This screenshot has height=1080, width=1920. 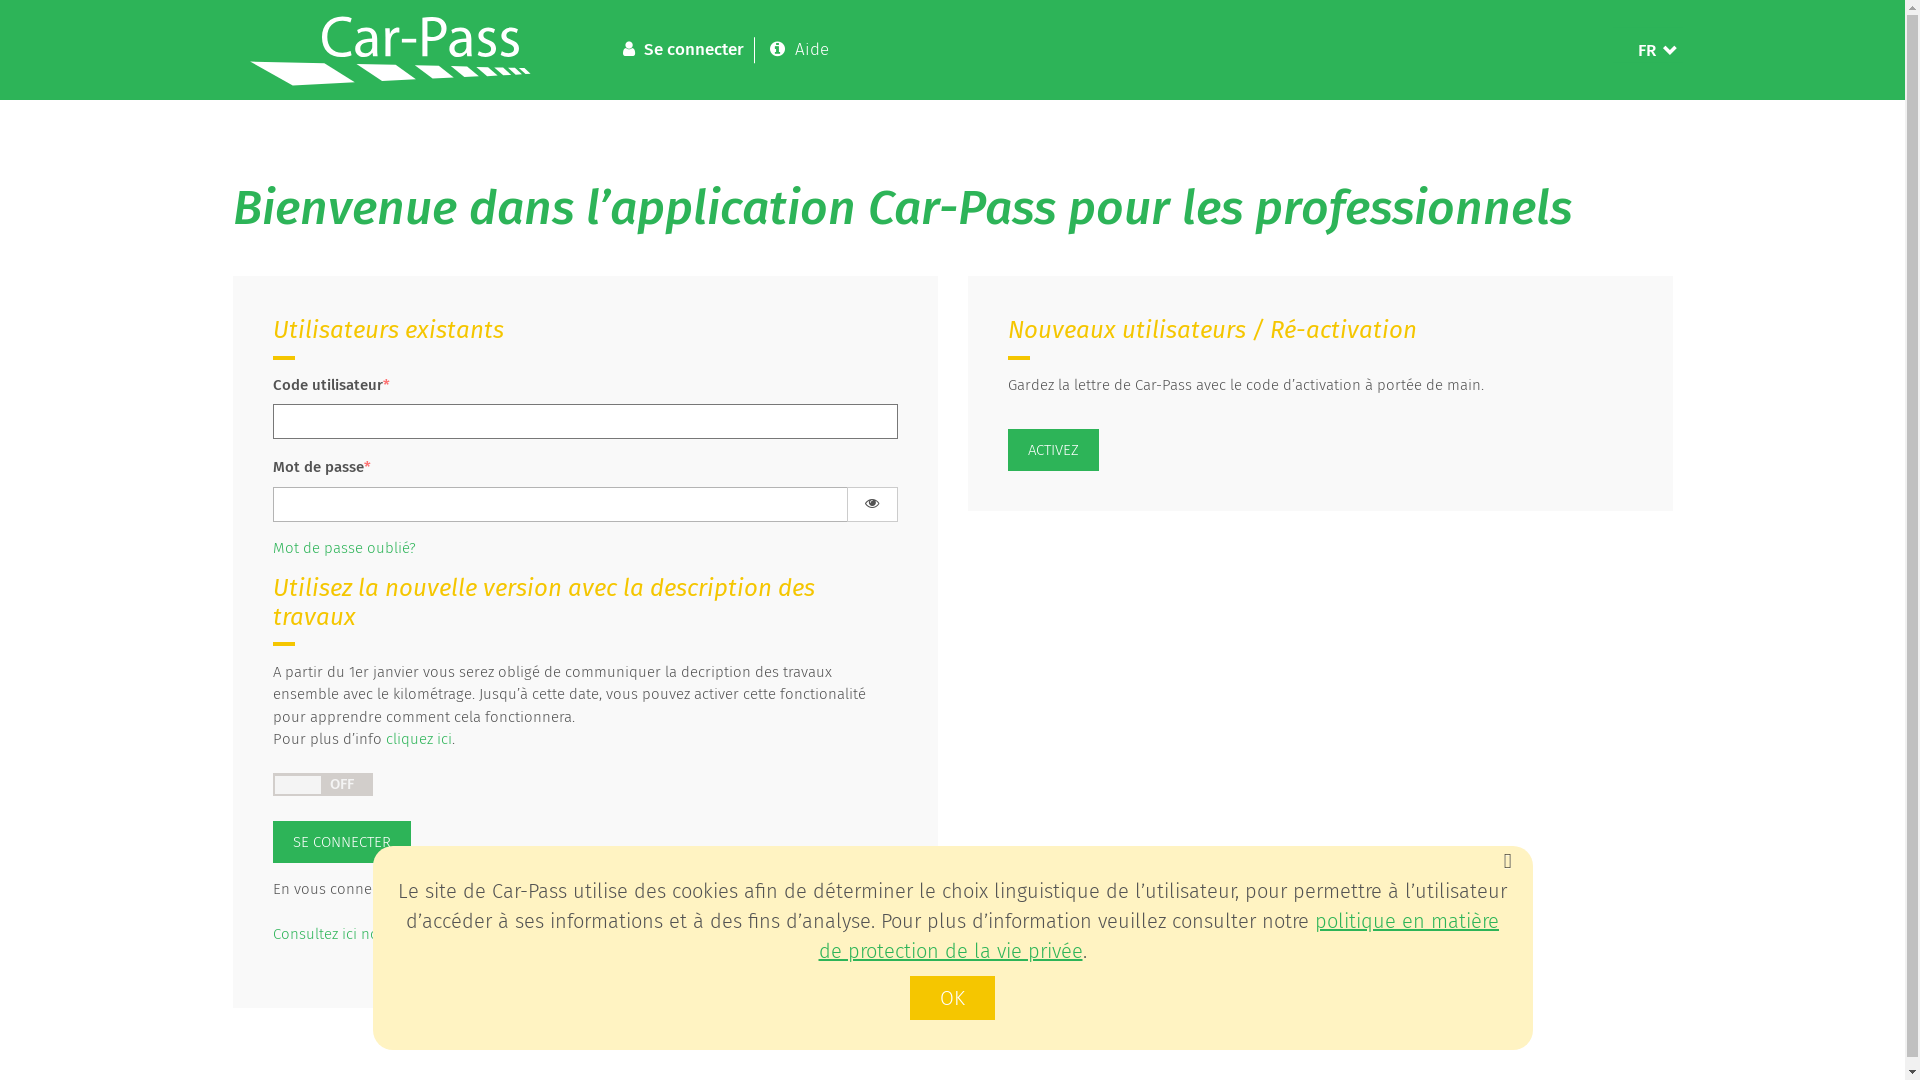 What do you see at coordinates (340, 841) in the screenshot?
I see `'SE CONNECTER'` at bounding box center [340, 841].